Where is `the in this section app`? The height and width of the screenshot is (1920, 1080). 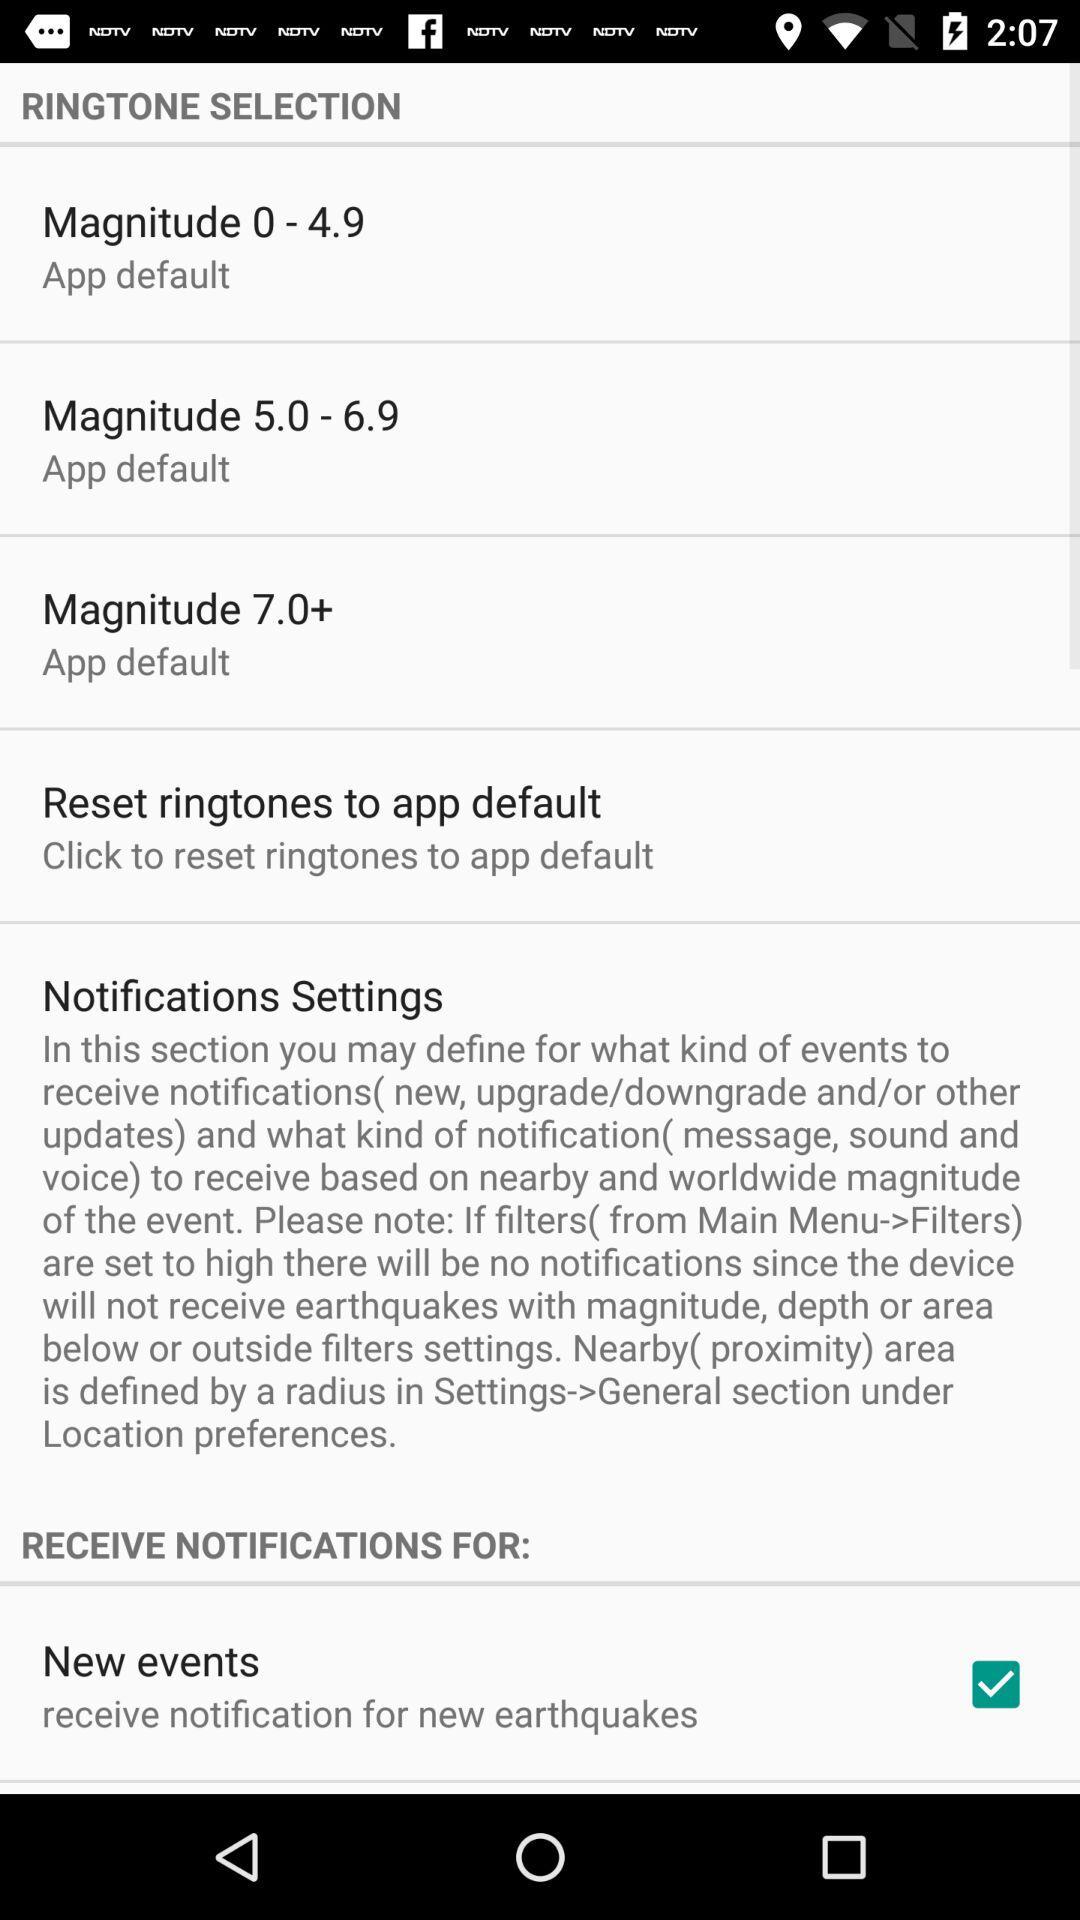
the in this section app is located at coordinates (540, 1239).